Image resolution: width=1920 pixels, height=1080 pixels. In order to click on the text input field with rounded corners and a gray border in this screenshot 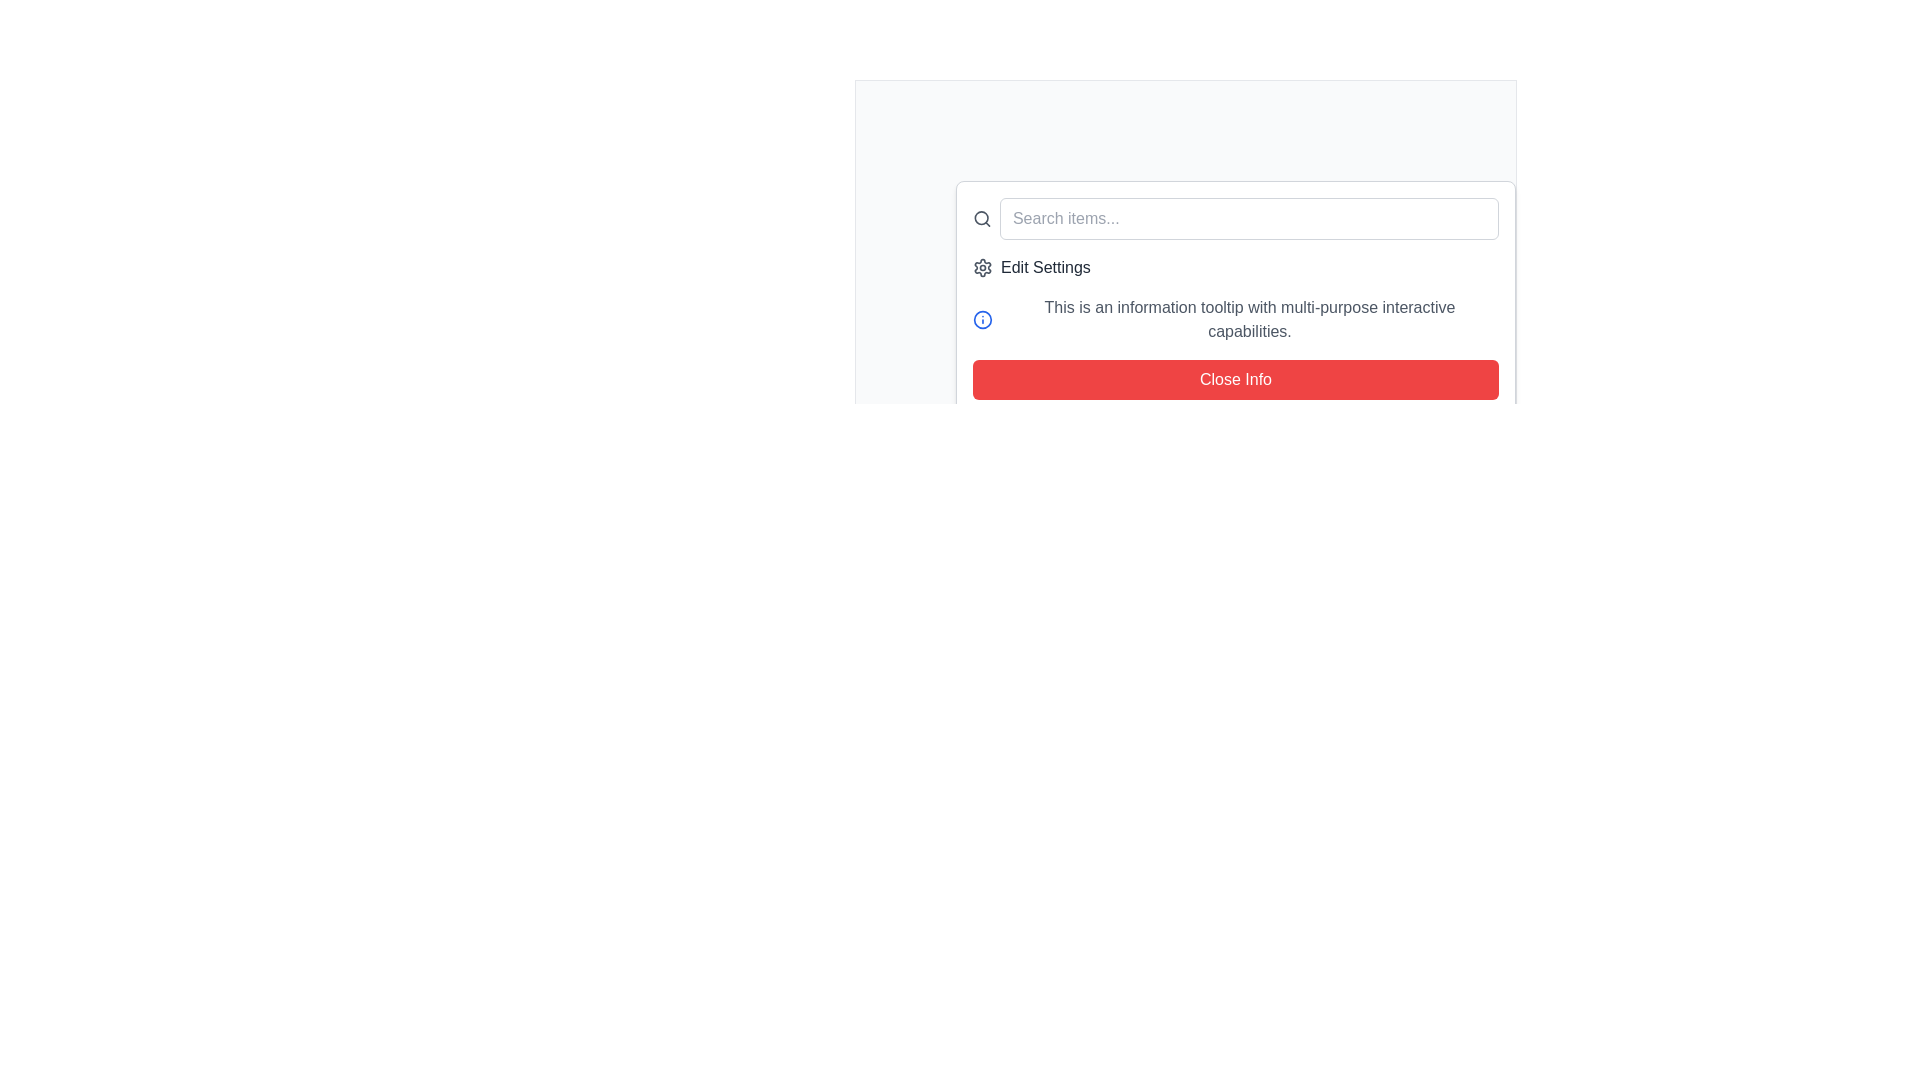, I will do `click(1235, 219)`.